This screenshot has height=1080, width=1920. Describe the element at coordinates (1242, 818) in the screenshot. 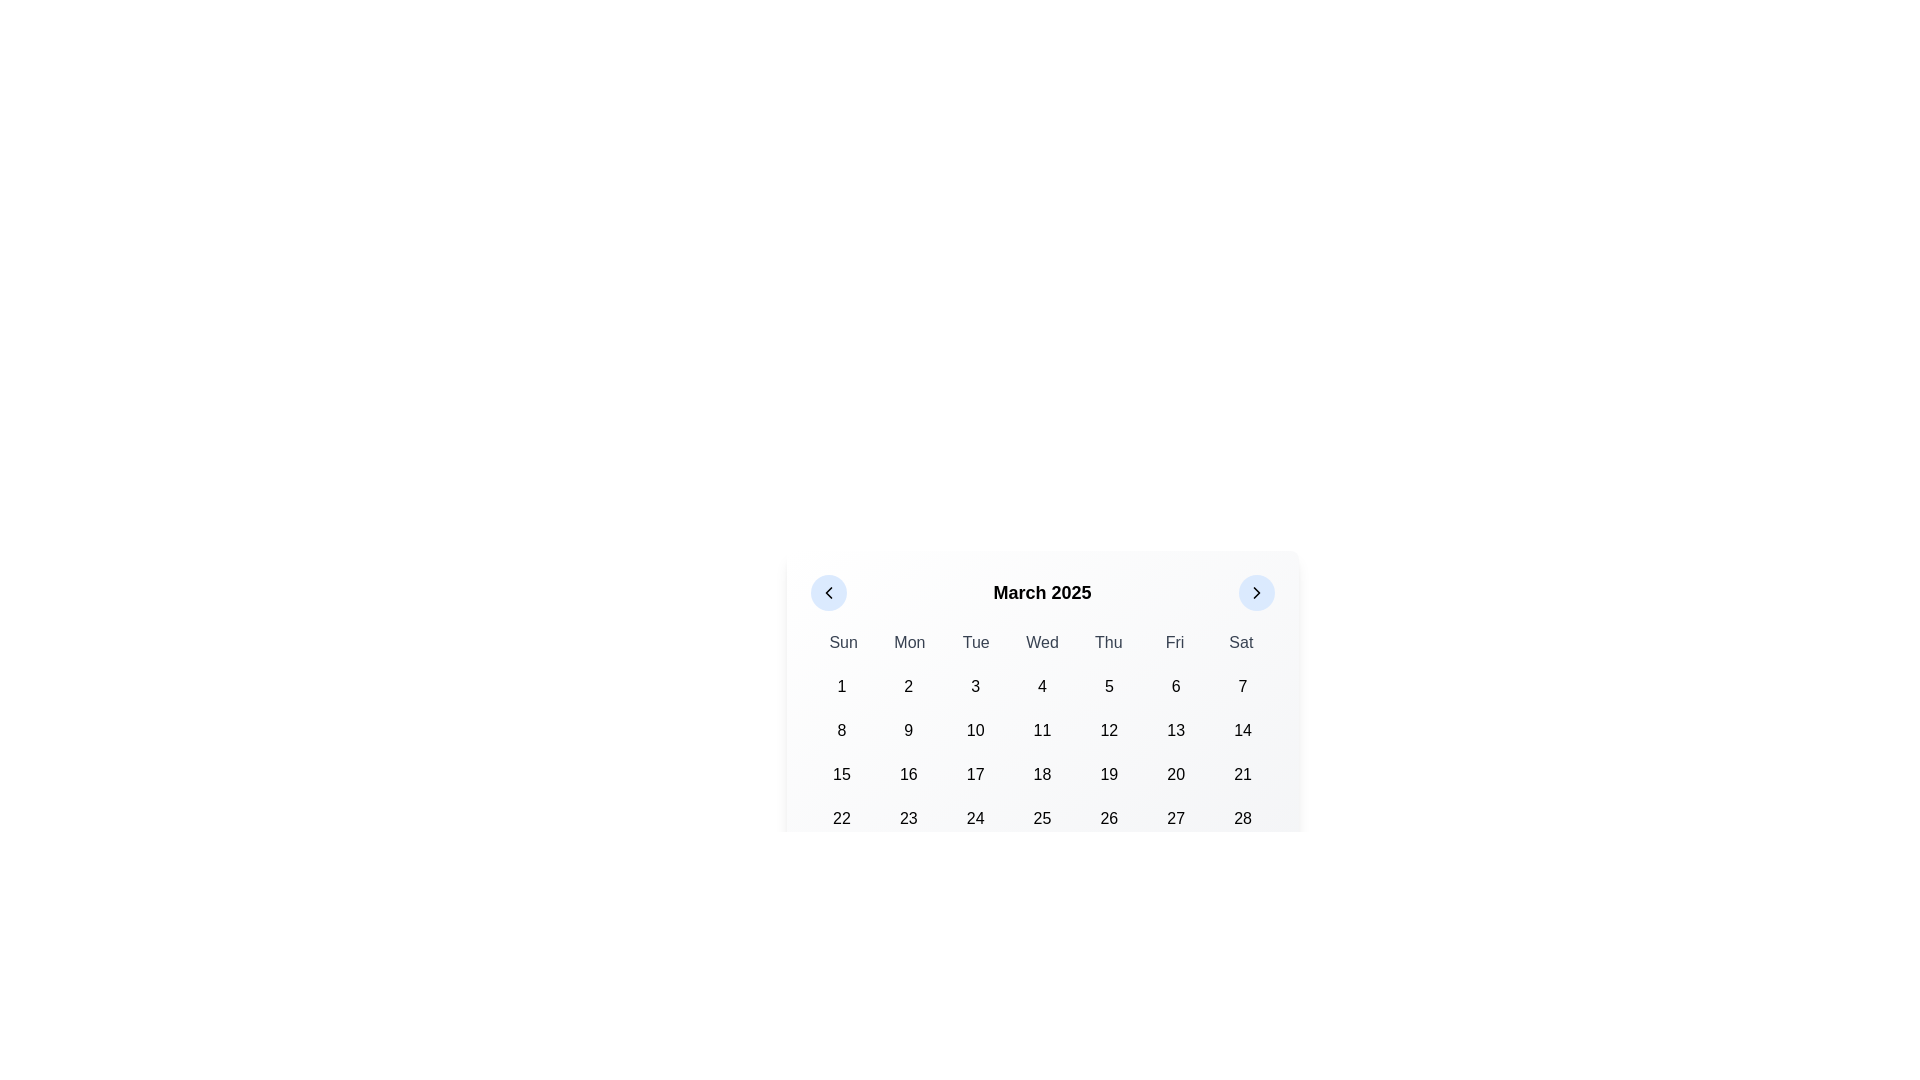

I see `the clickable calendar date cell representing the 28th date in the calendar, located in the bottom-right corner under the 'Fri' column` at that location.